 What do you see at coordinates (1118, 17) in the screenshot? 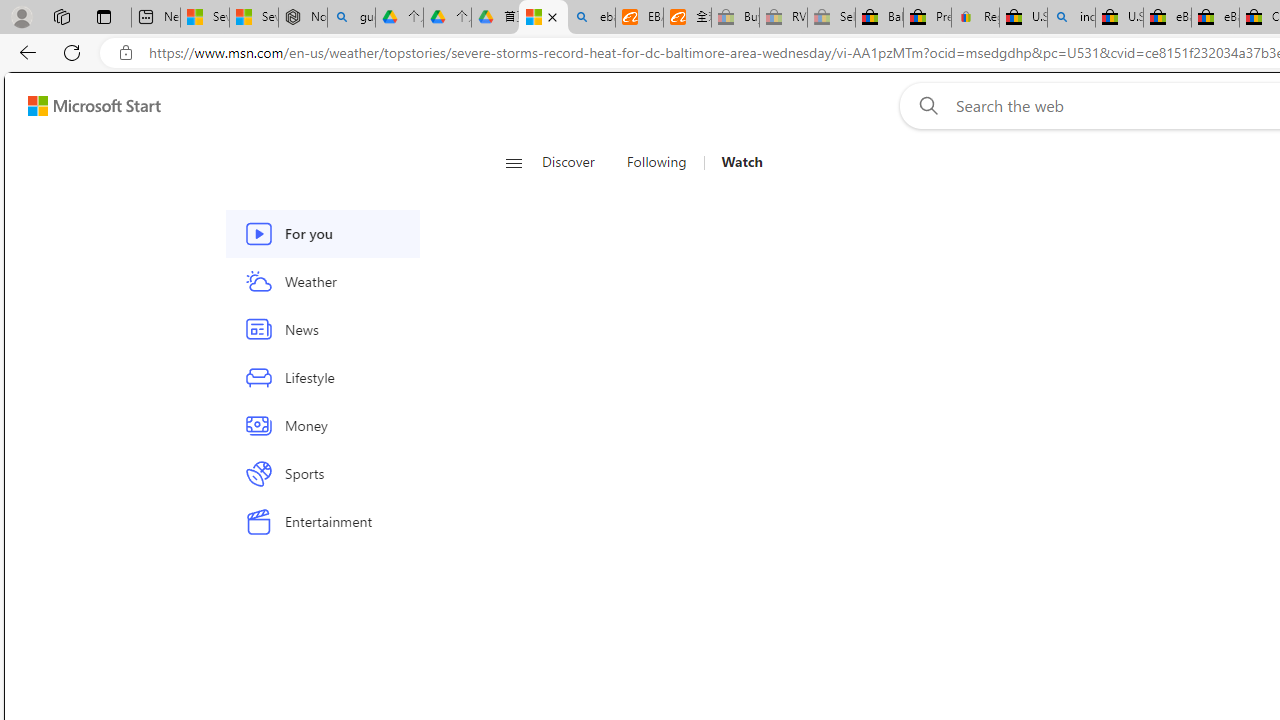
I see `'U.S. State Privacy Disclosures - eBay Inc.'` at bounding box center [1118, 17].